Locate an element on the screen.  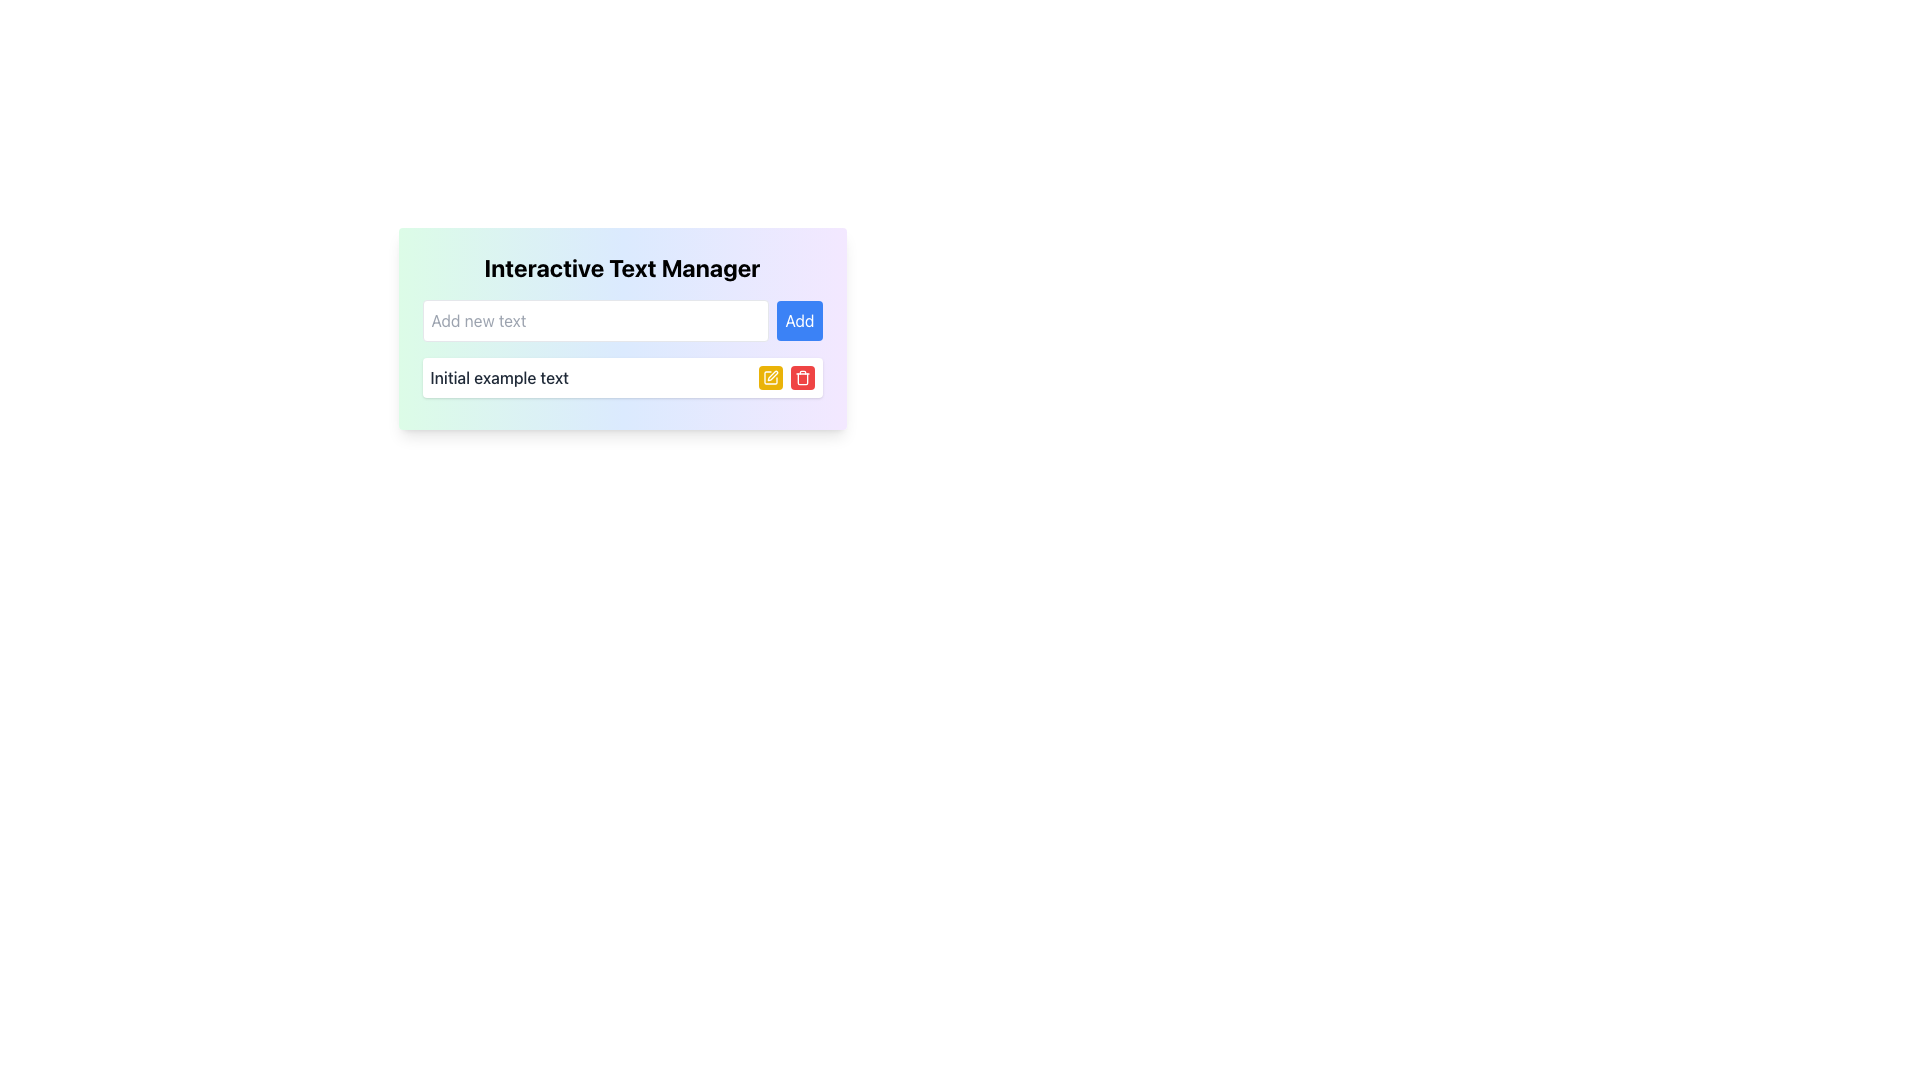
the edit functionality icon located inside the yellow button, which is positioned to the left of the red trash icon and in the same row as the displayed text 'Initial example text' is located at coordinates (769, 378).